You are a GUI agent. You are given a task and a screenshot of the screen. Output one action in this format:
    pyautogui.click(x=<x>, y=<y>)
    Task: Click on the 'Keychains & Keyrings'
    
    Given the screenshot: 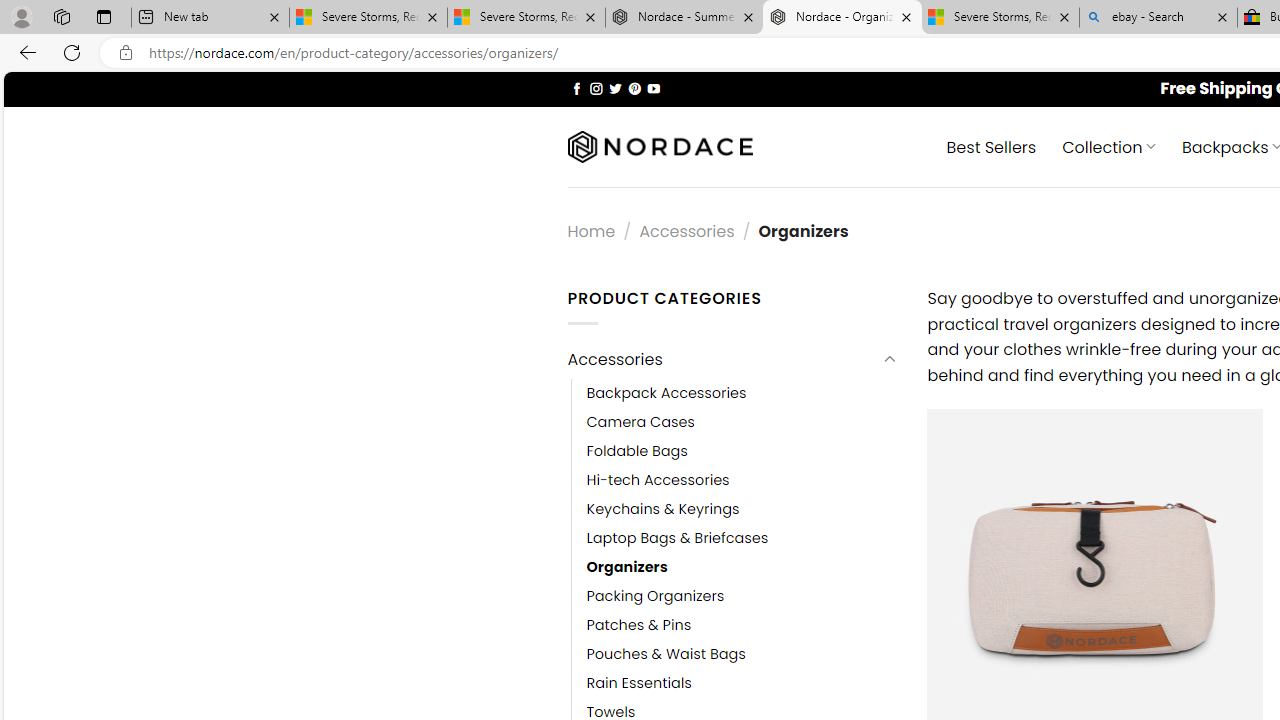 What is the action you would take?
    pyautogui.click(x=663, y=508)
    